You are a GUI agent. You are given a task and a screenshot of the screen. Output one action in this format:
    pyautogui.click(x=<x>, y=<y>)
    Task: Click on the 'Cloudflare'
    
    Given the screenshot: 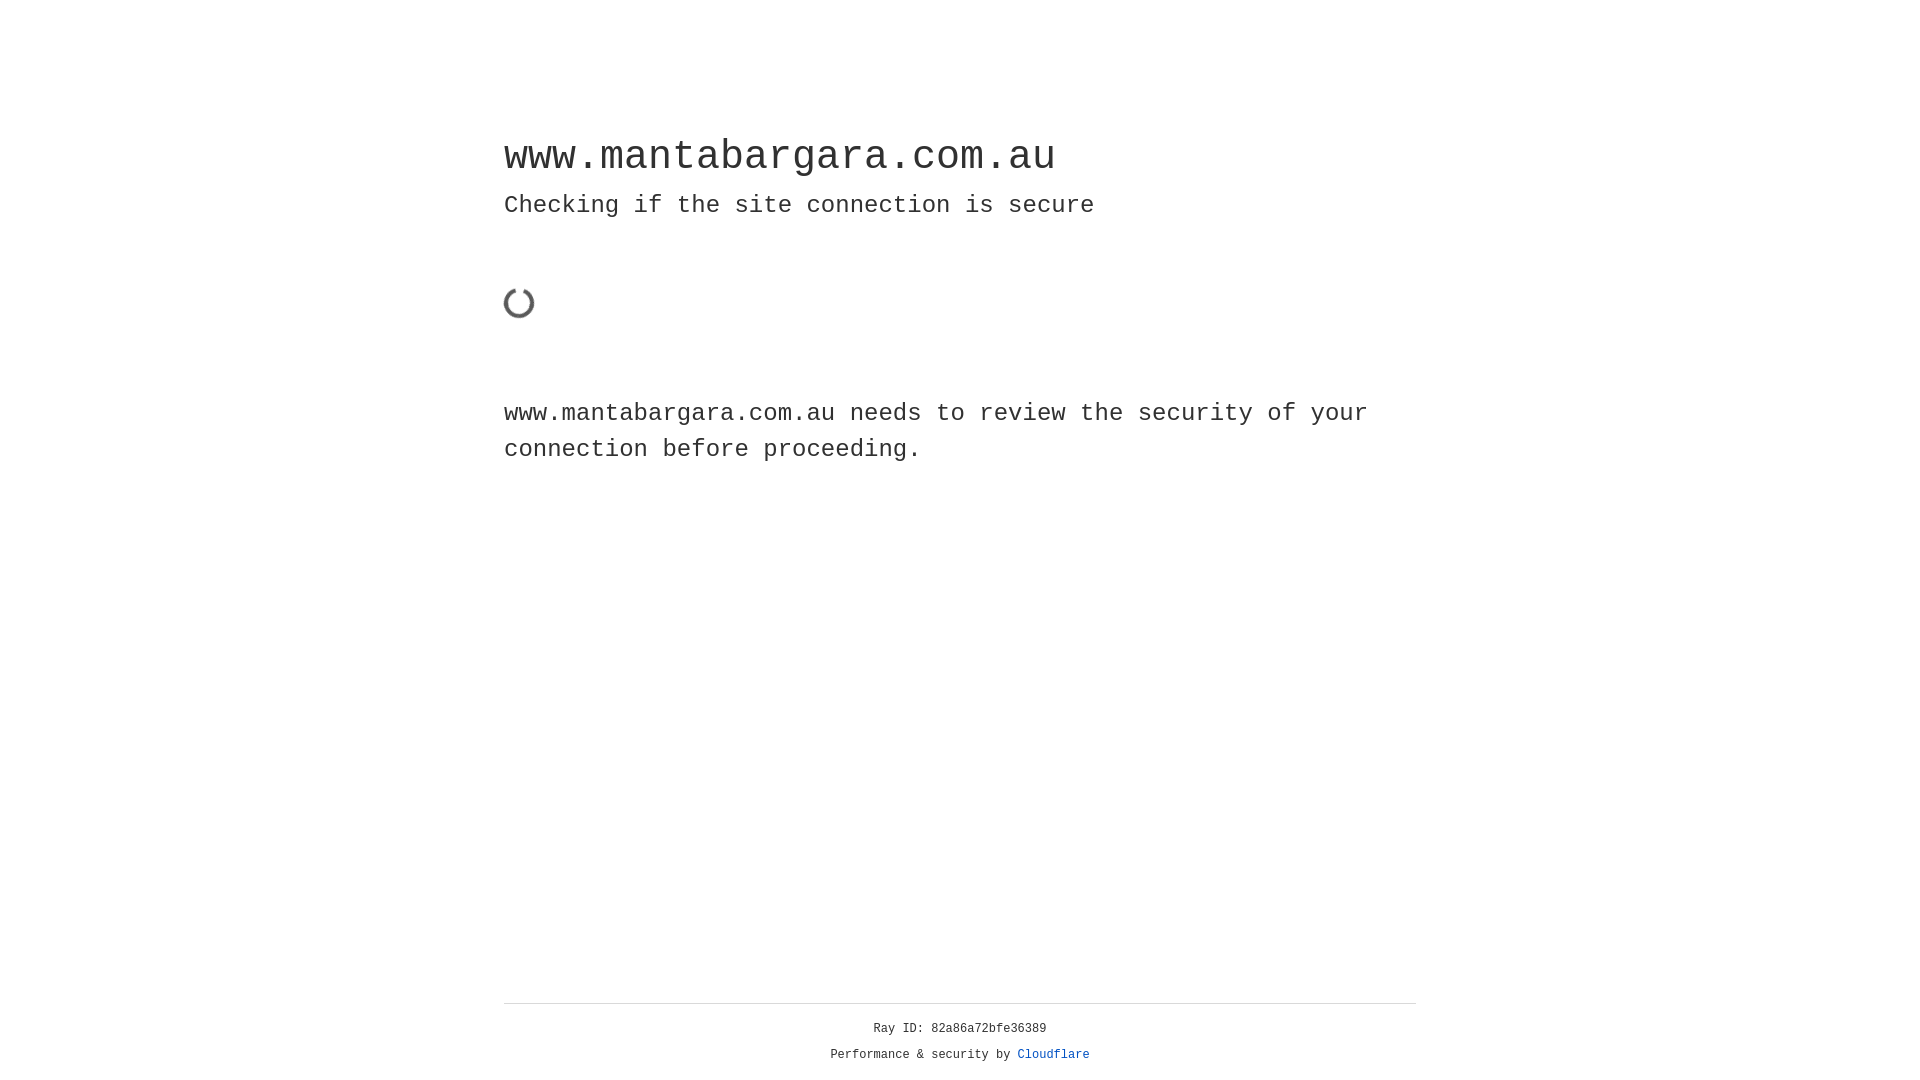 What is the action you would take?
    pyautogui.click(x=1017, y=1054)
    